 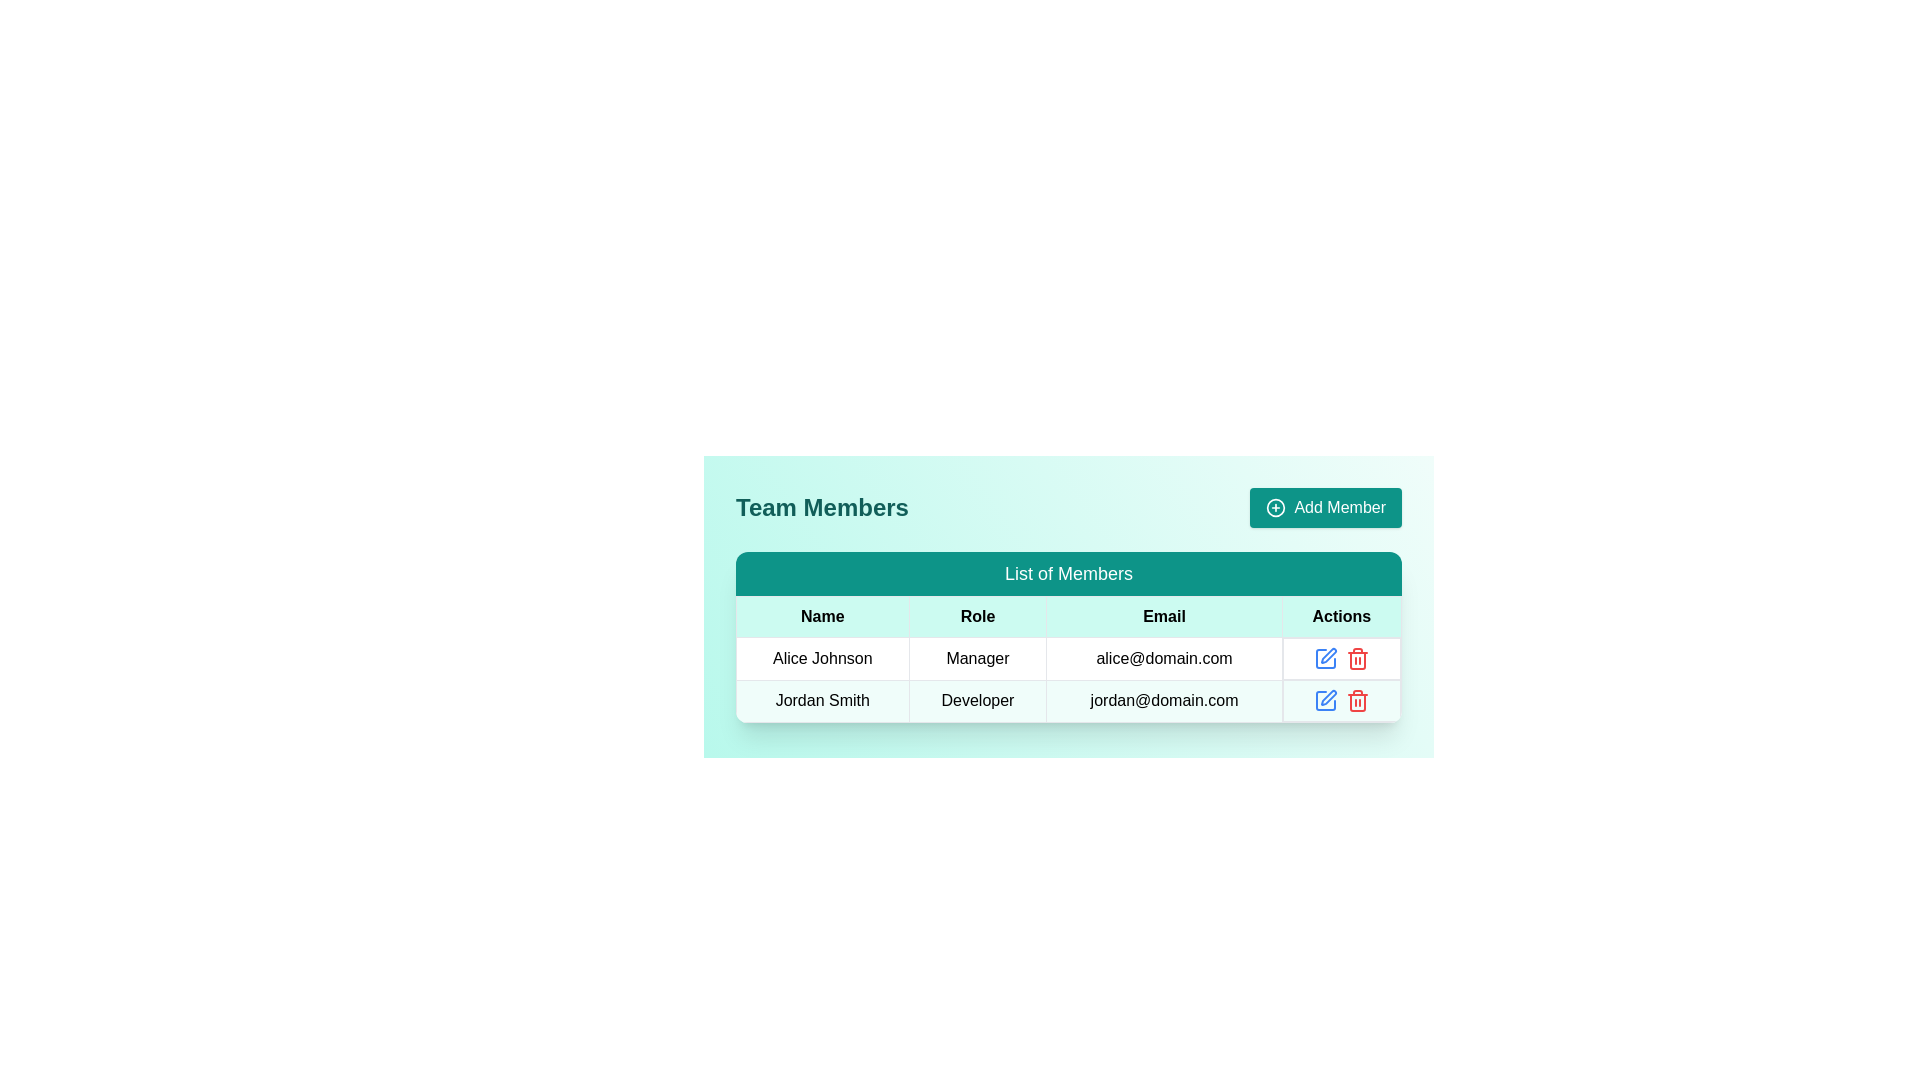 What do you see at coordinates (1325, 700) in the screenshot?
I see `the first Icon Button in the 'Actions' column of the second row in the 'List of Members' table` at bounding box center [1325, 700].